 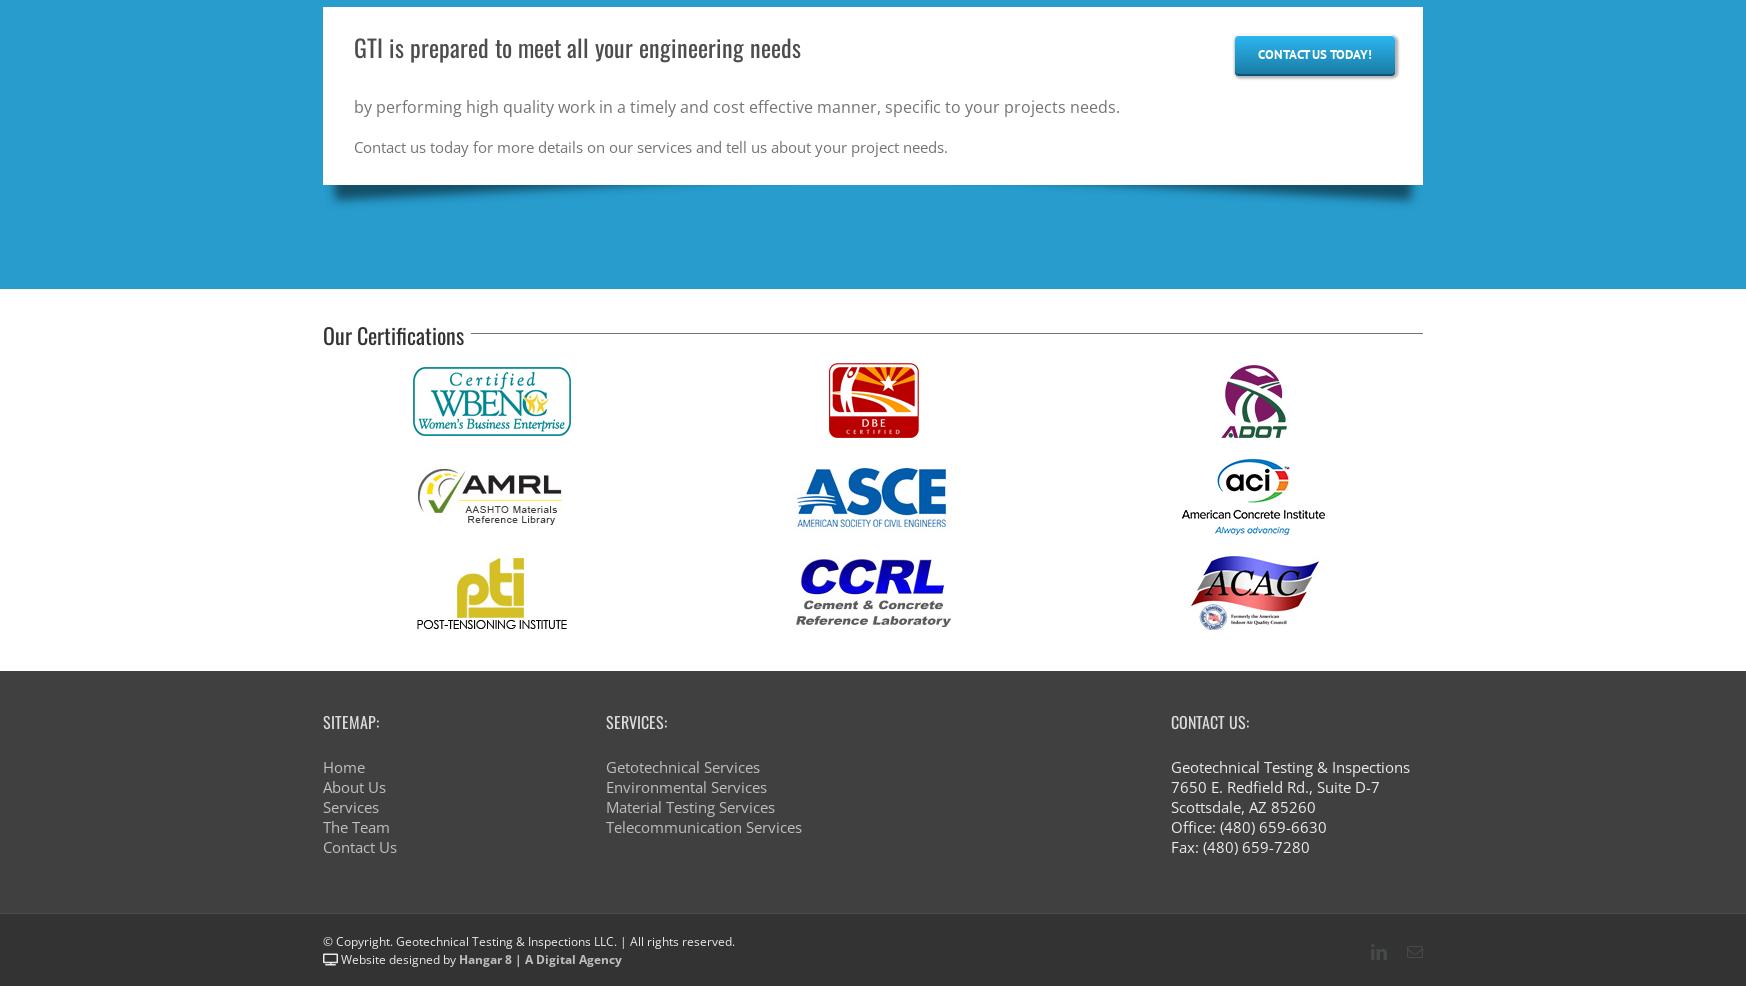 What do you see at coordinates (701, 827) in the screenshot?
I see `'Telecommunication Services'` at bounding box center [701, 827].